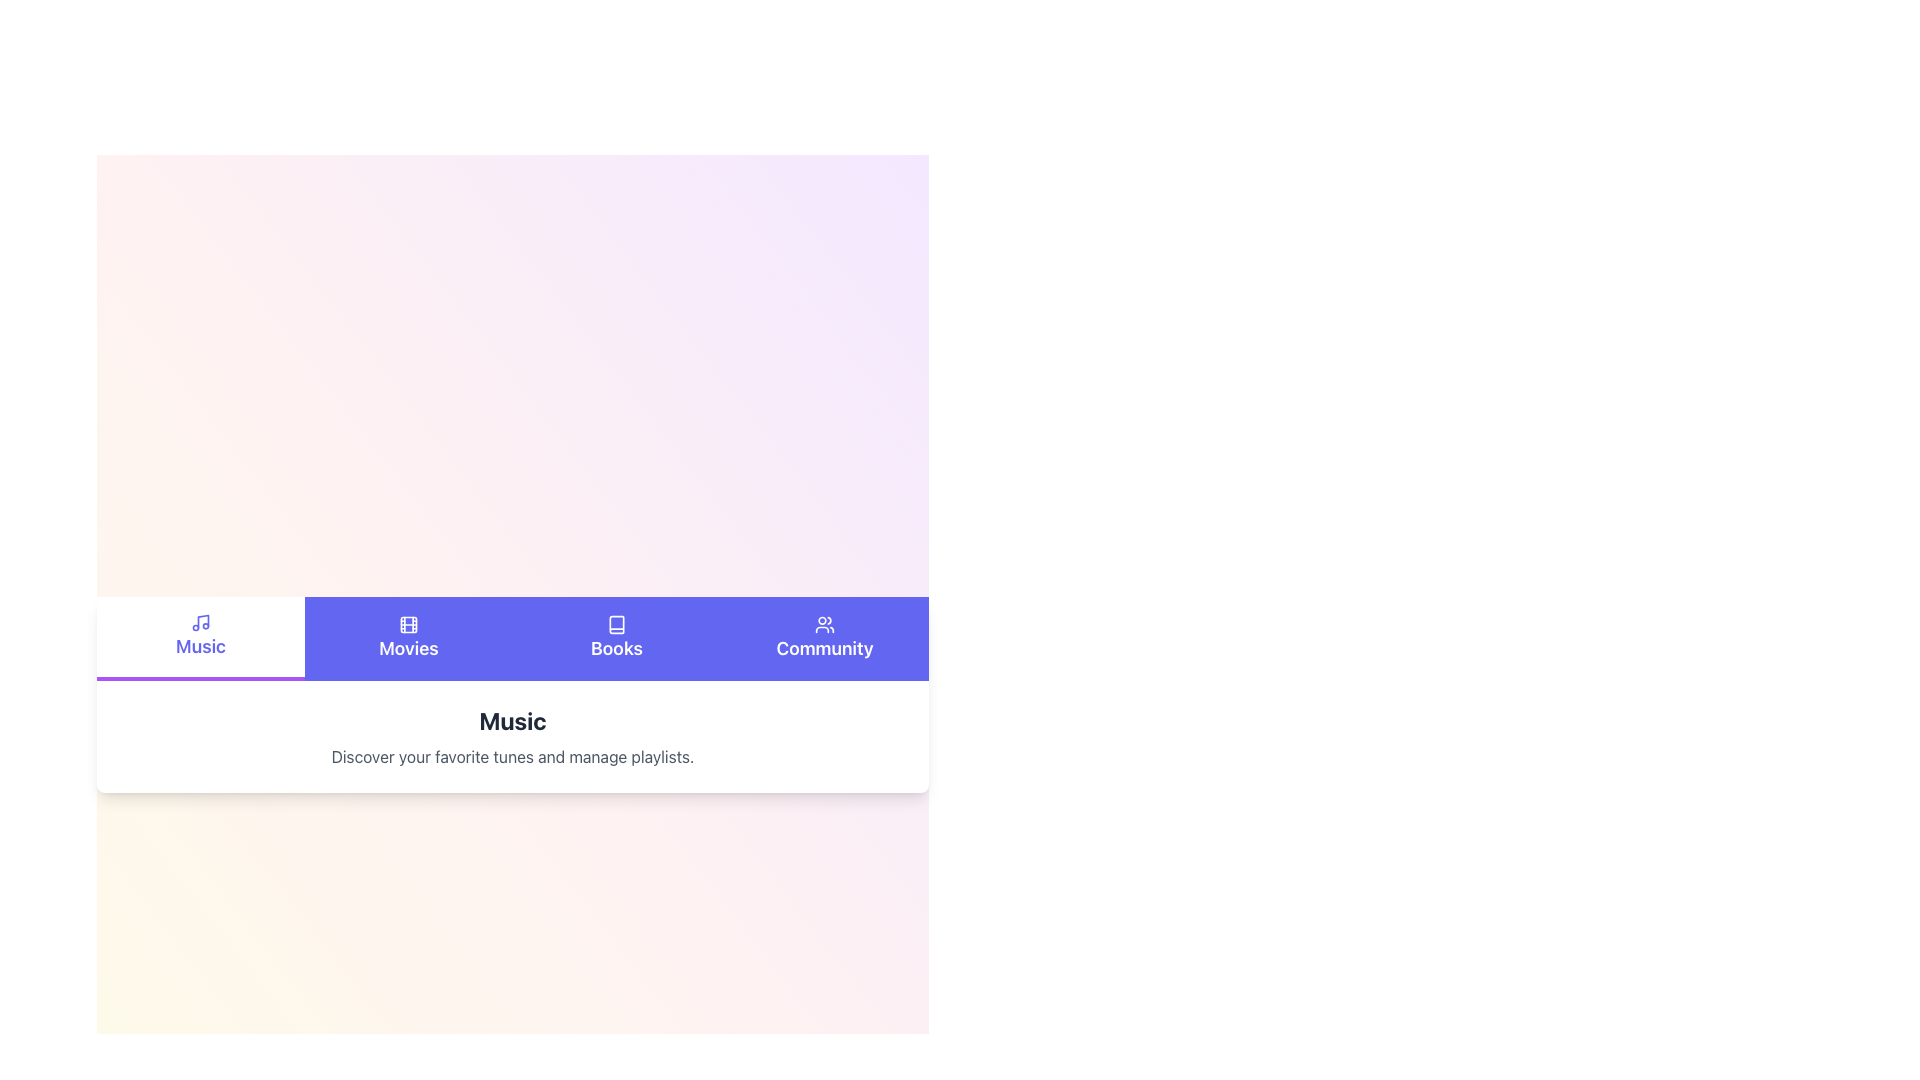 Image resolution: width=1920 pixels, height=1080 pixels. I want to click on the rectangular button with a purple background and a white book icon labeled 'Books', so click(616, 639).